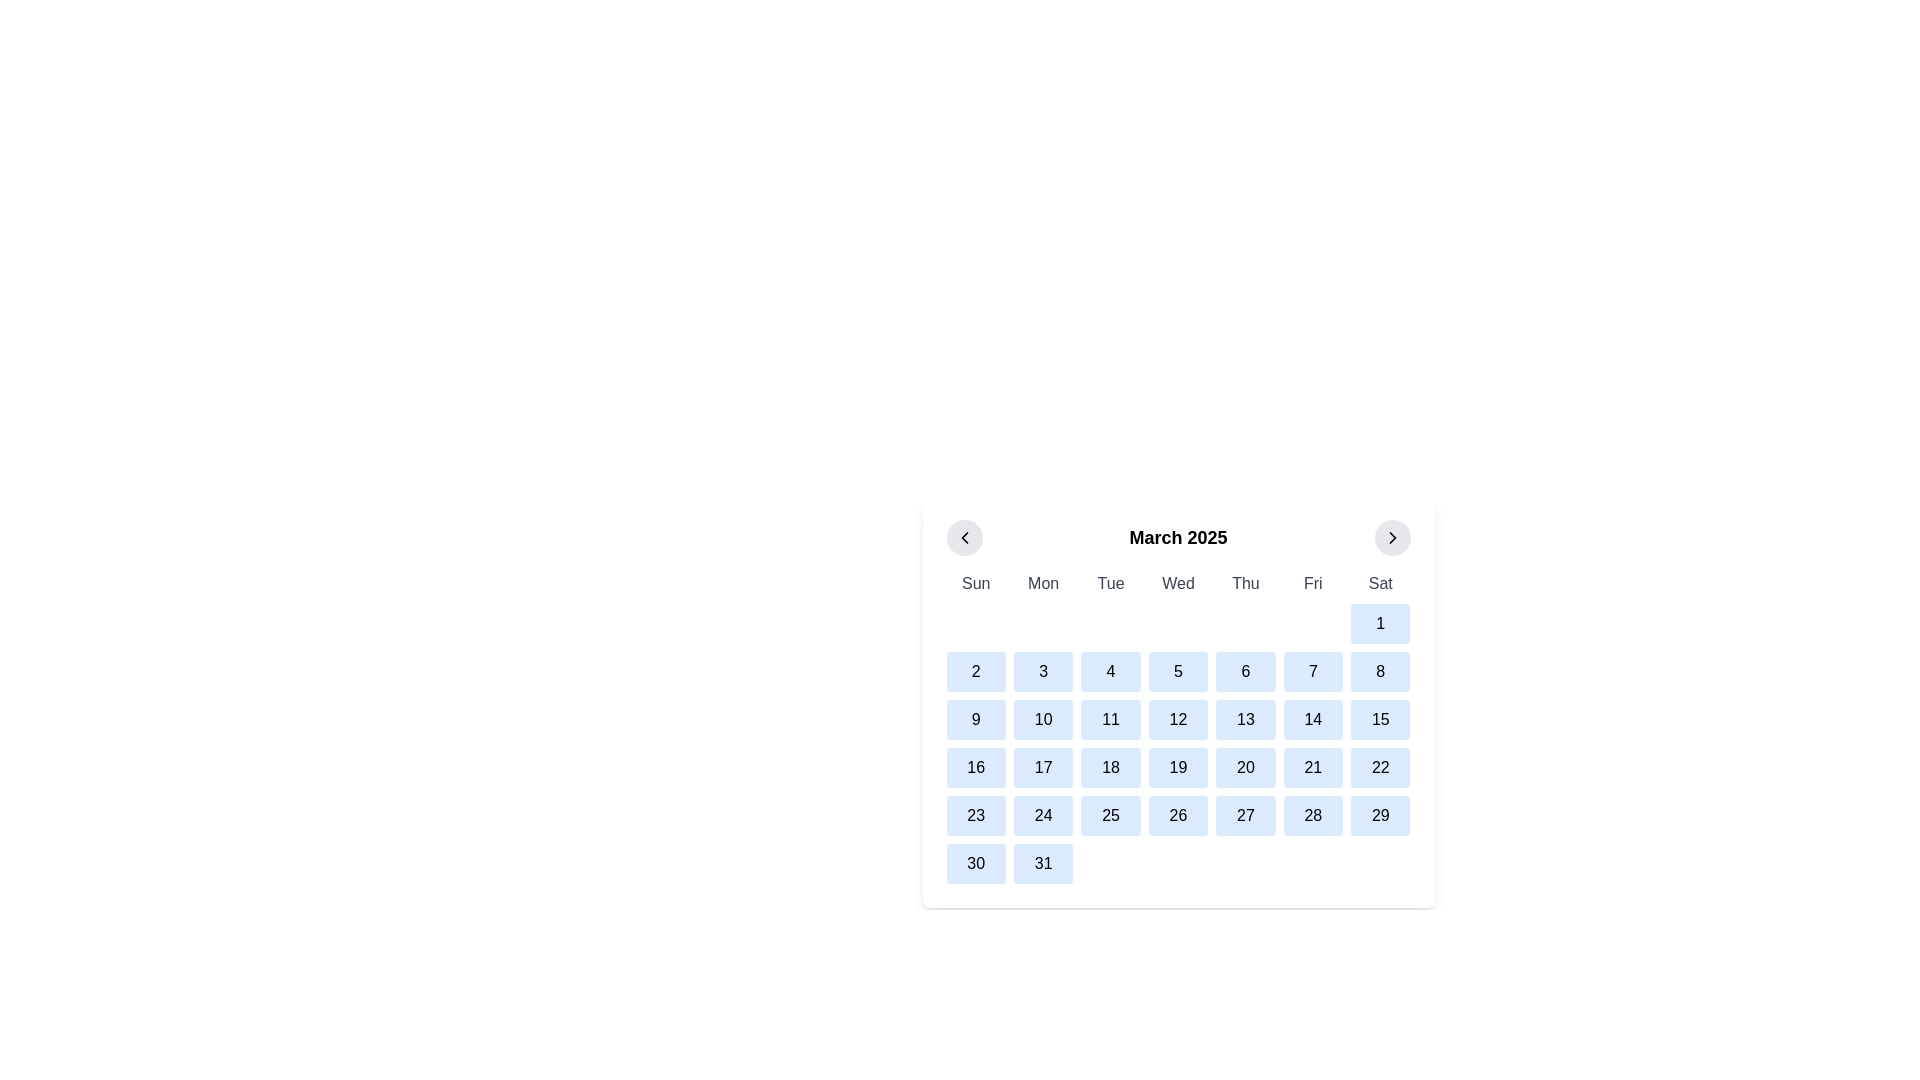  Describe the element at coordinates (976, 671) in the screenshot. I see `the button displaying the number '2' in the calendar grid under the 'Sun' column` at that location.